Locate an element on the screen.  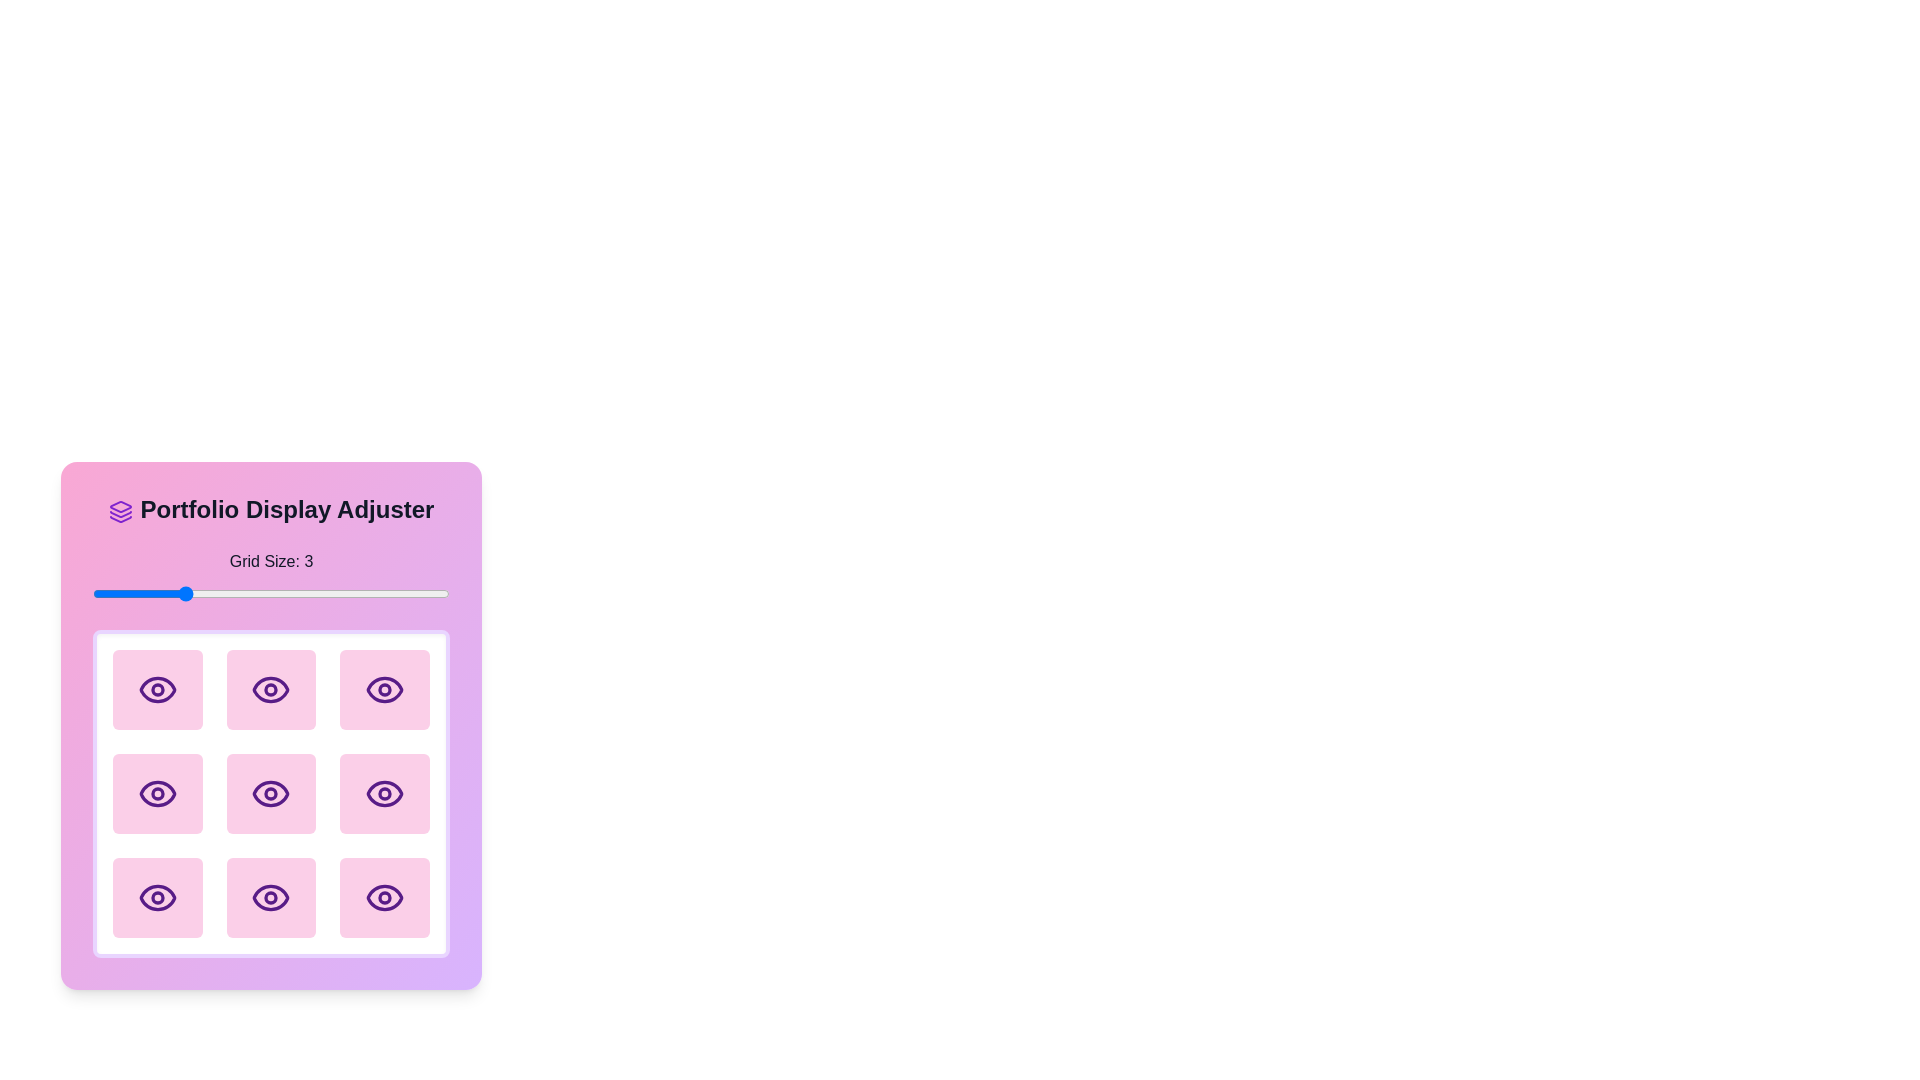
the grid size to 3 using the slider is located at coordinates (182, 593).